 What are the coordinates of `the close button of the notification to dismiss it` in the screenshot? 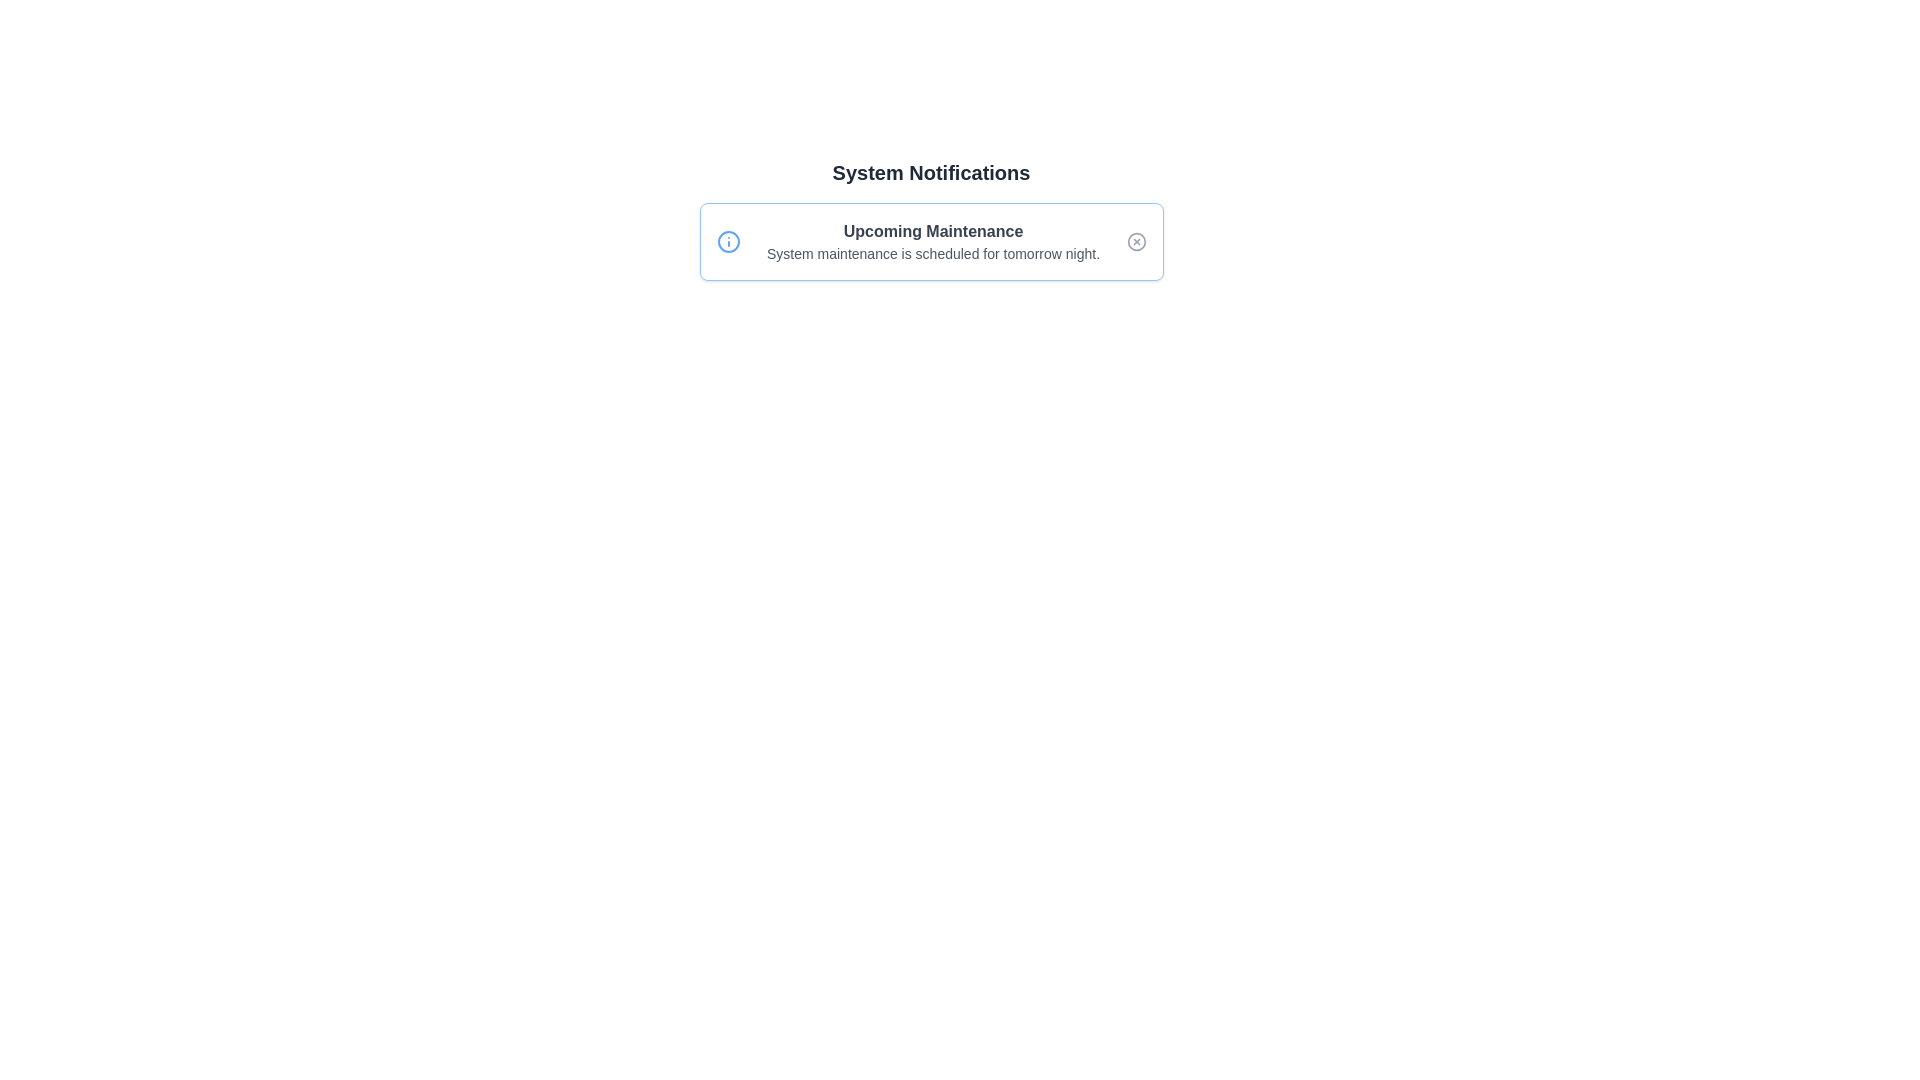 It's located at (1136, 241).